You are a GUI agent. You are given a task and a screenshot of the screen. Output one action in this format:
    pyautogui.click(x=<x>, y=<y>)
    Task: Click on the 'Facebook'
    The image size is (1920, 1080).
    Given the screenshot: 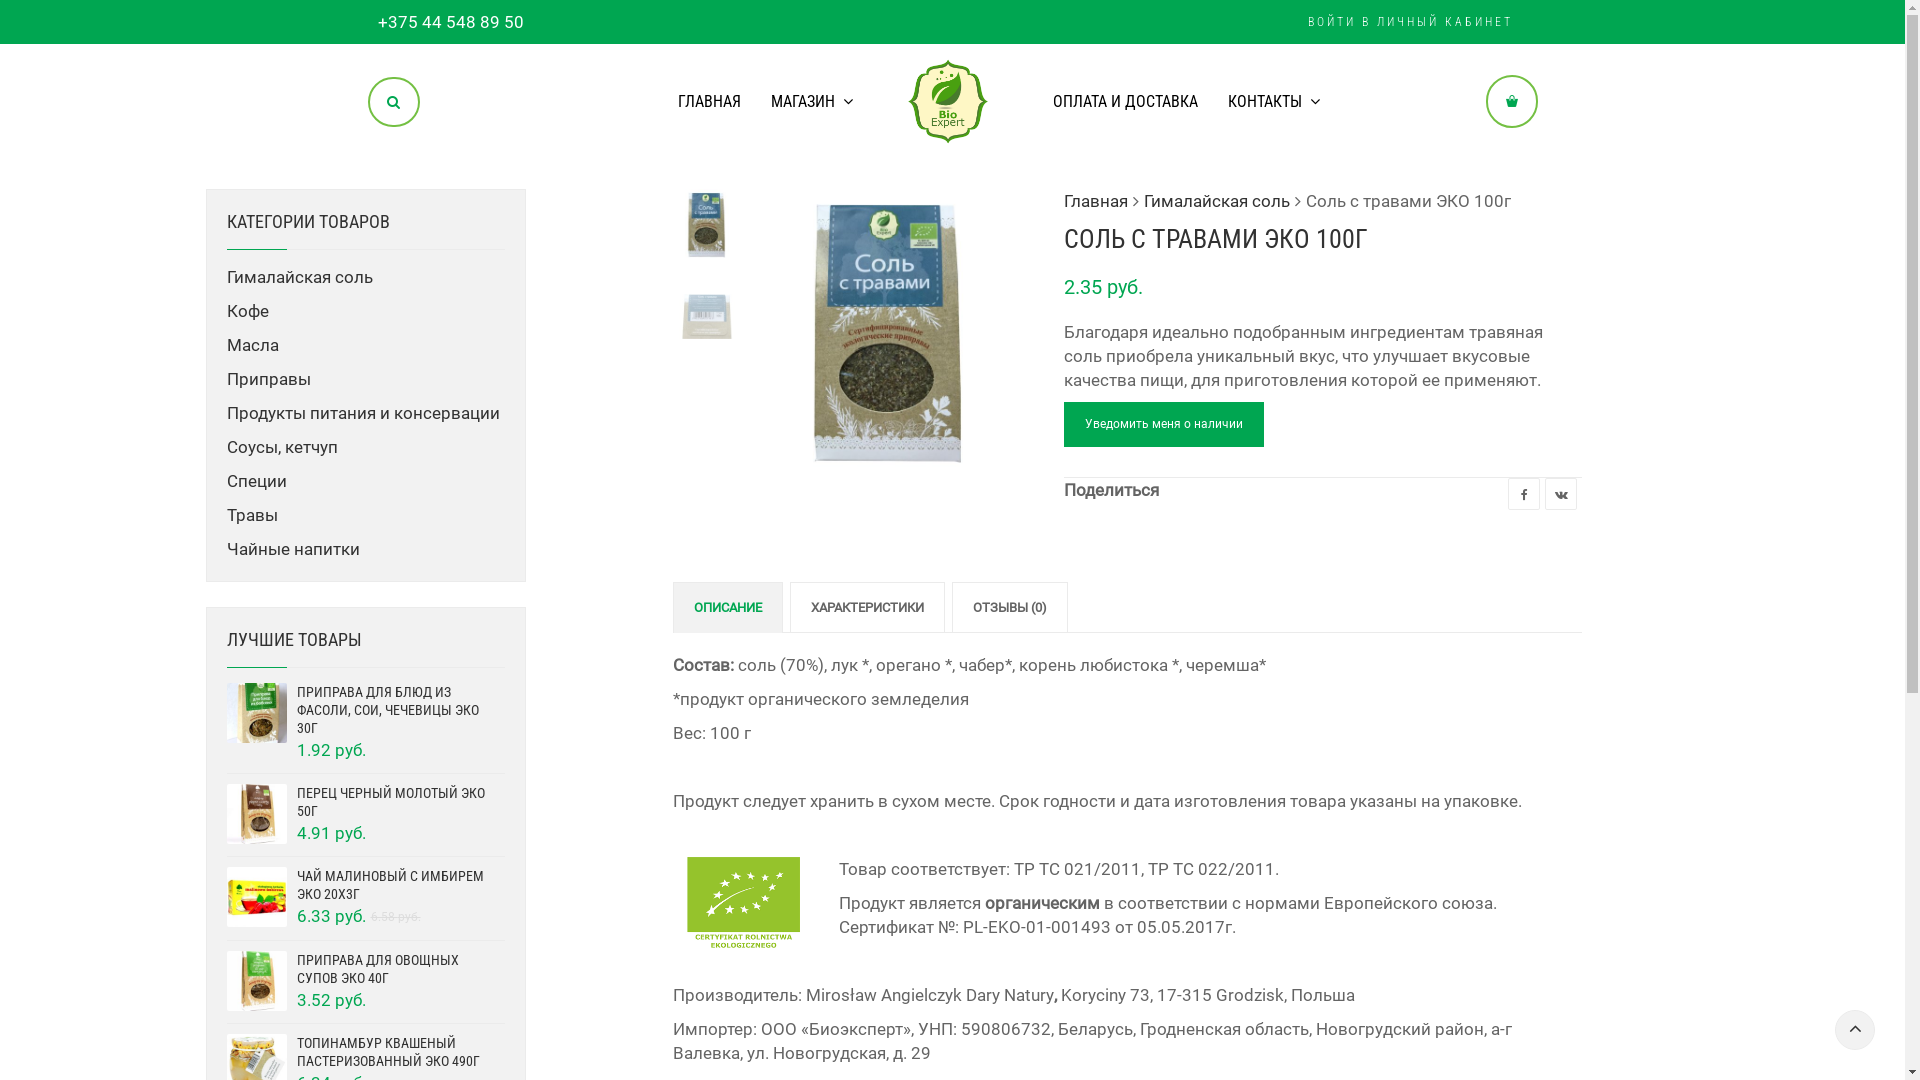 What is the action you would take?
    pyautogui.click(x=1522, y=493)
    